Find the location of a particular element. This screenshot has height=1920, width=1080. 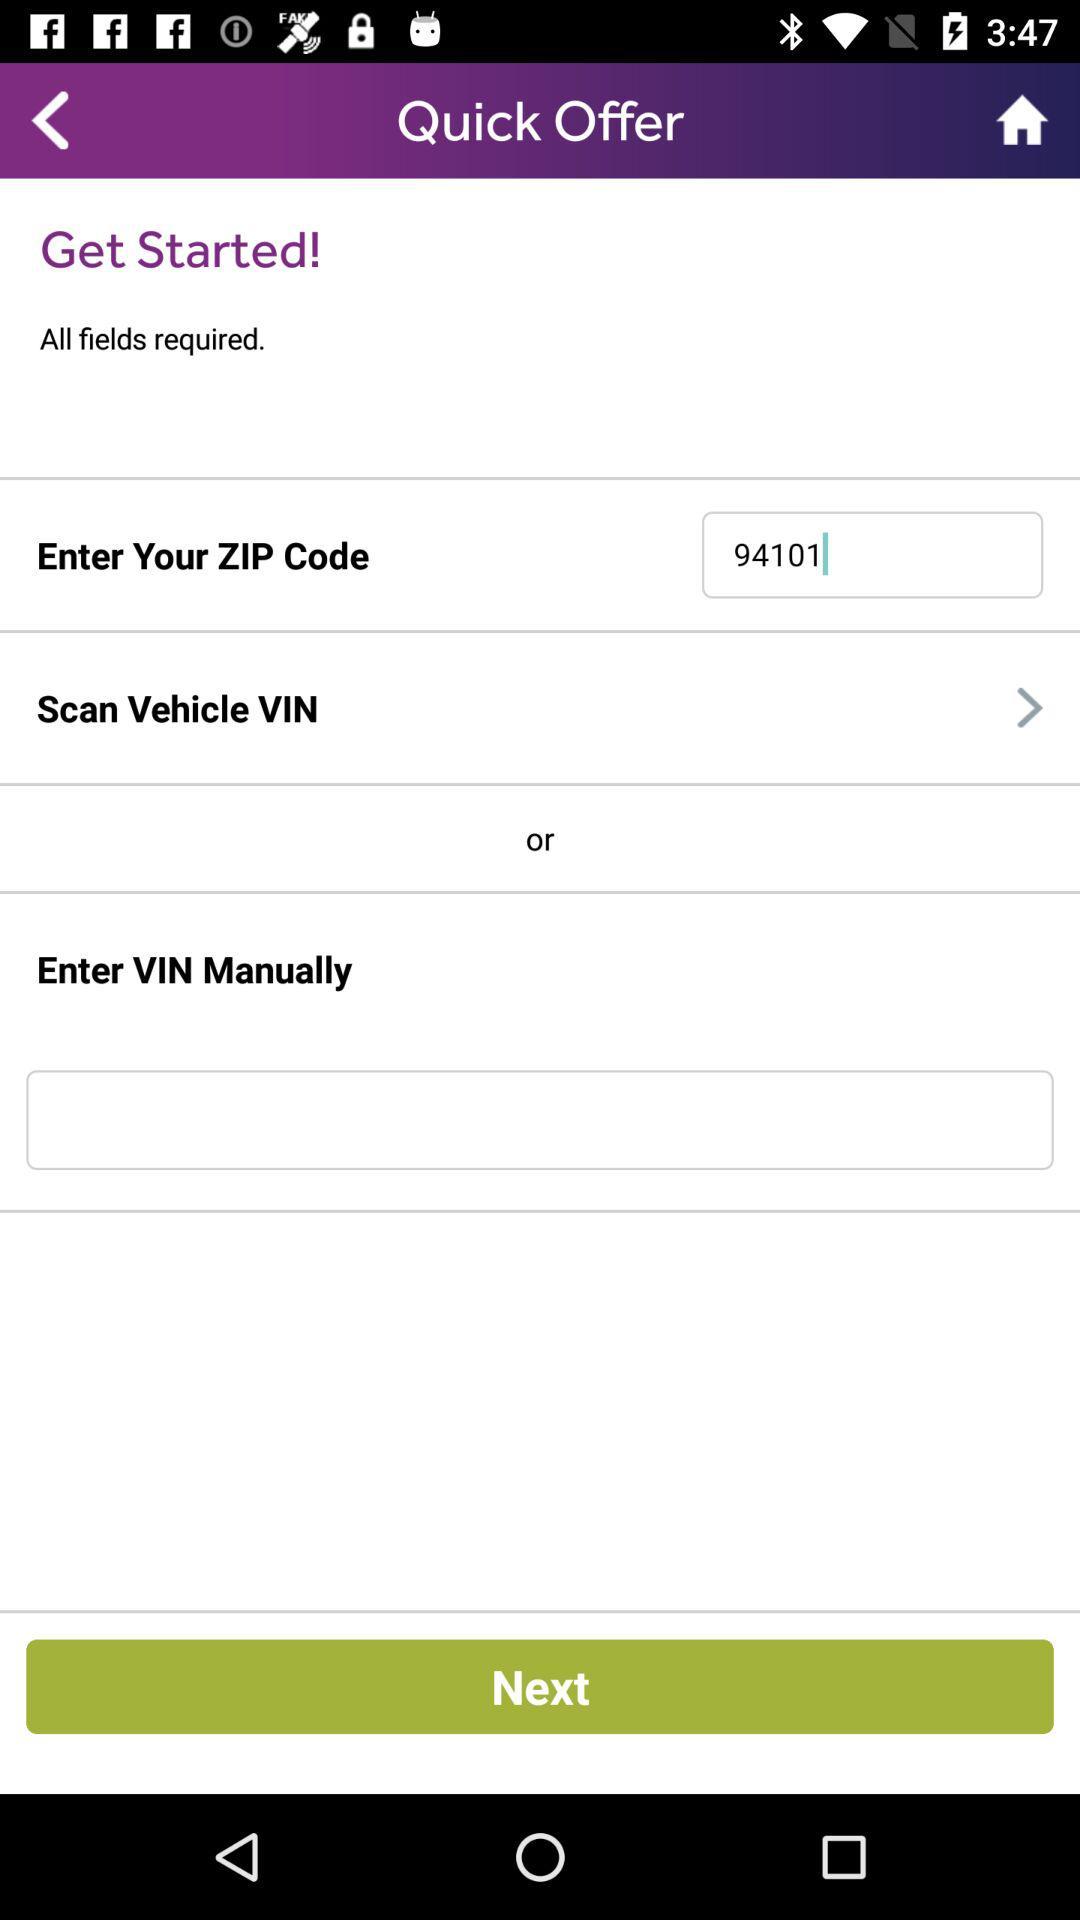

item to the right of quick offer item is located at coordinates (1022, 118).